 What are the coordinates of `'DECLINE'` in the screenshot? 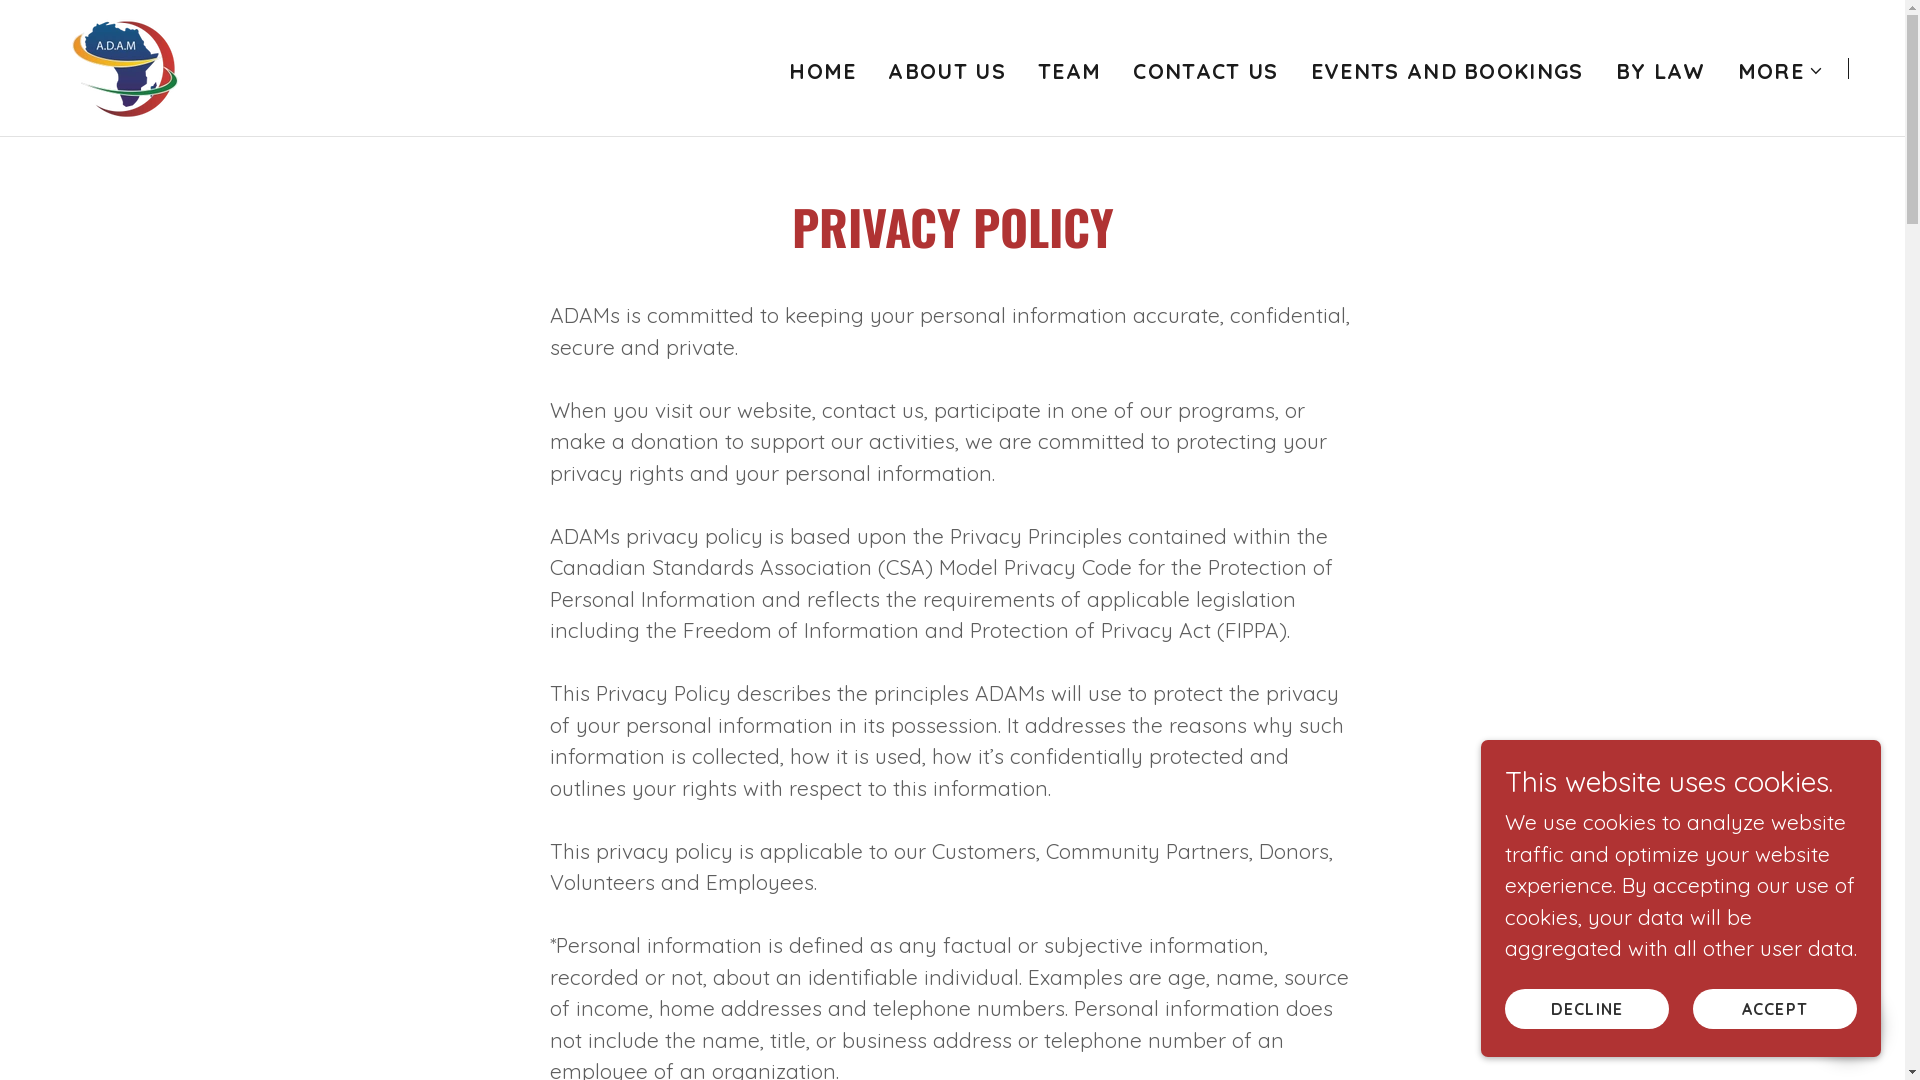 It's located at (1586, 1007).